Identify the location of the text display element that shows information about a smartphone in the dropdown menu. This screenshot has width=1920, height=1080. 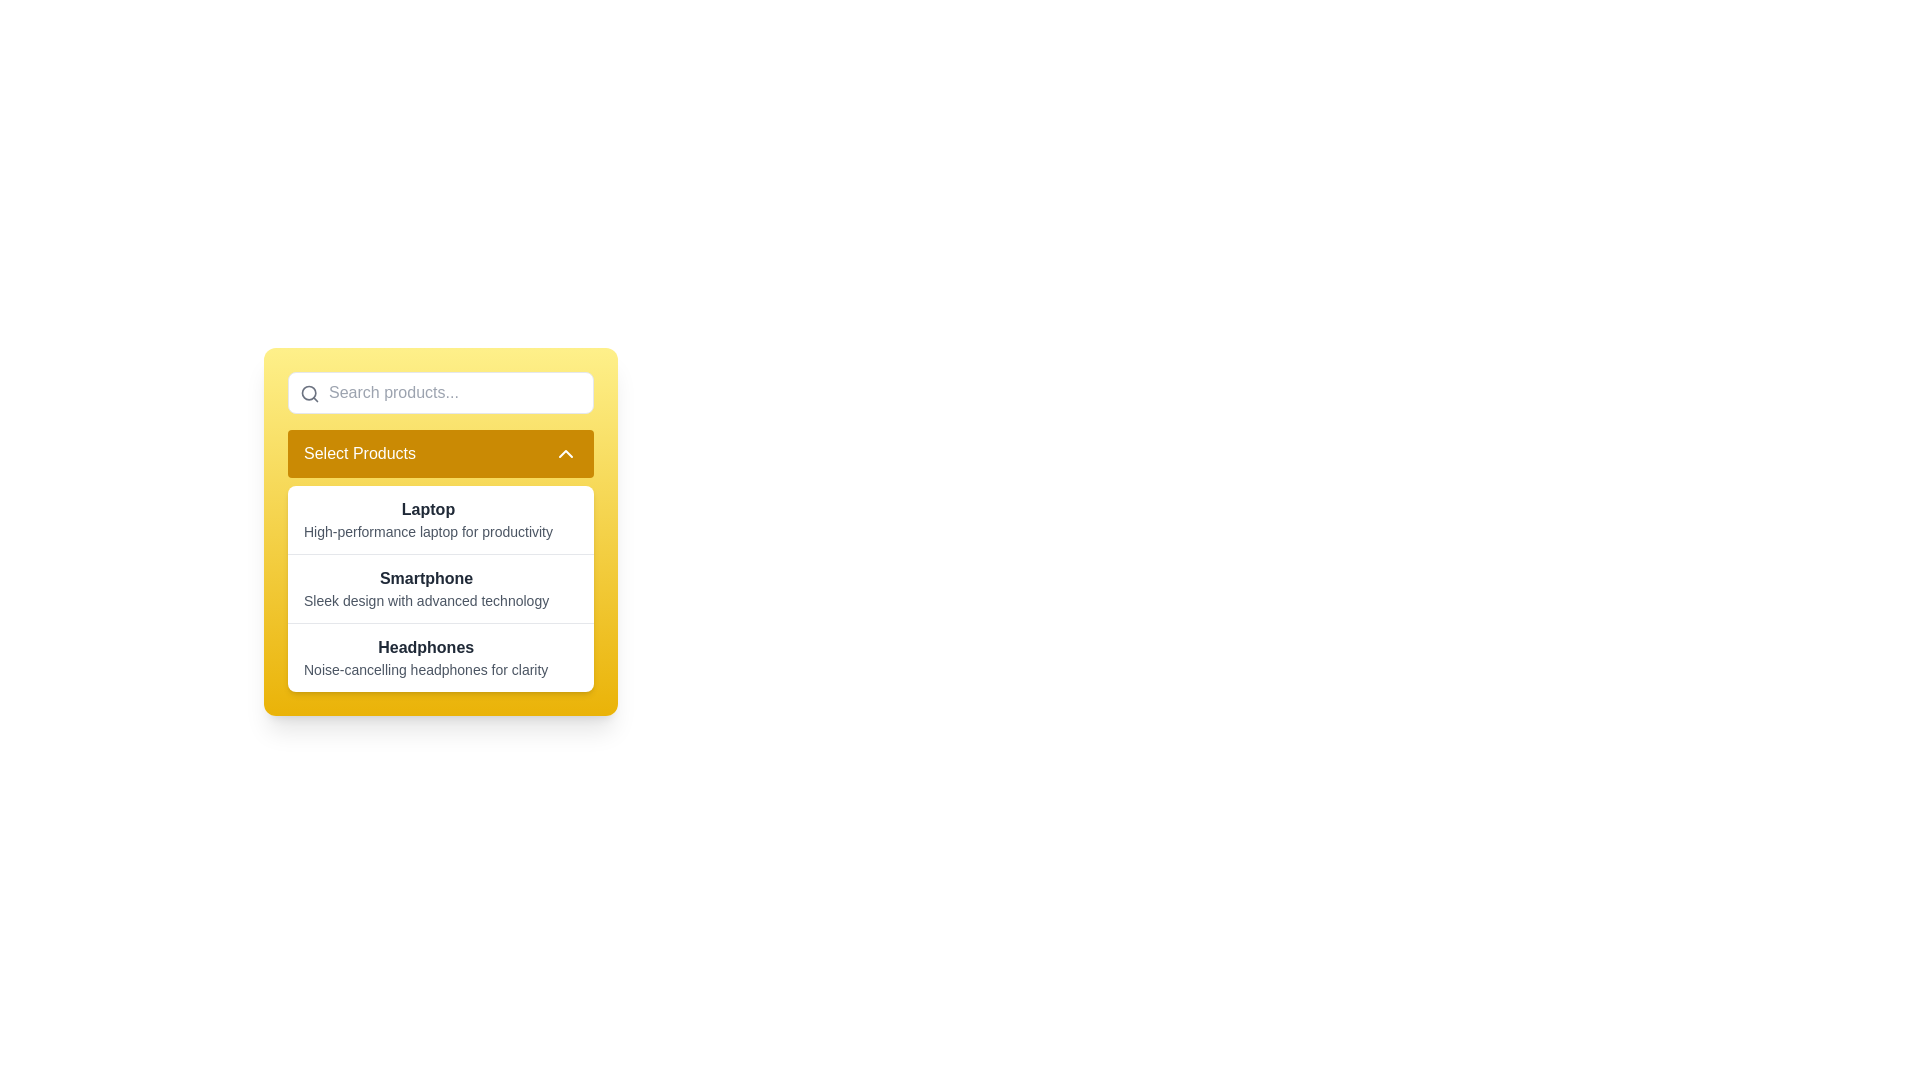
(440, 587).